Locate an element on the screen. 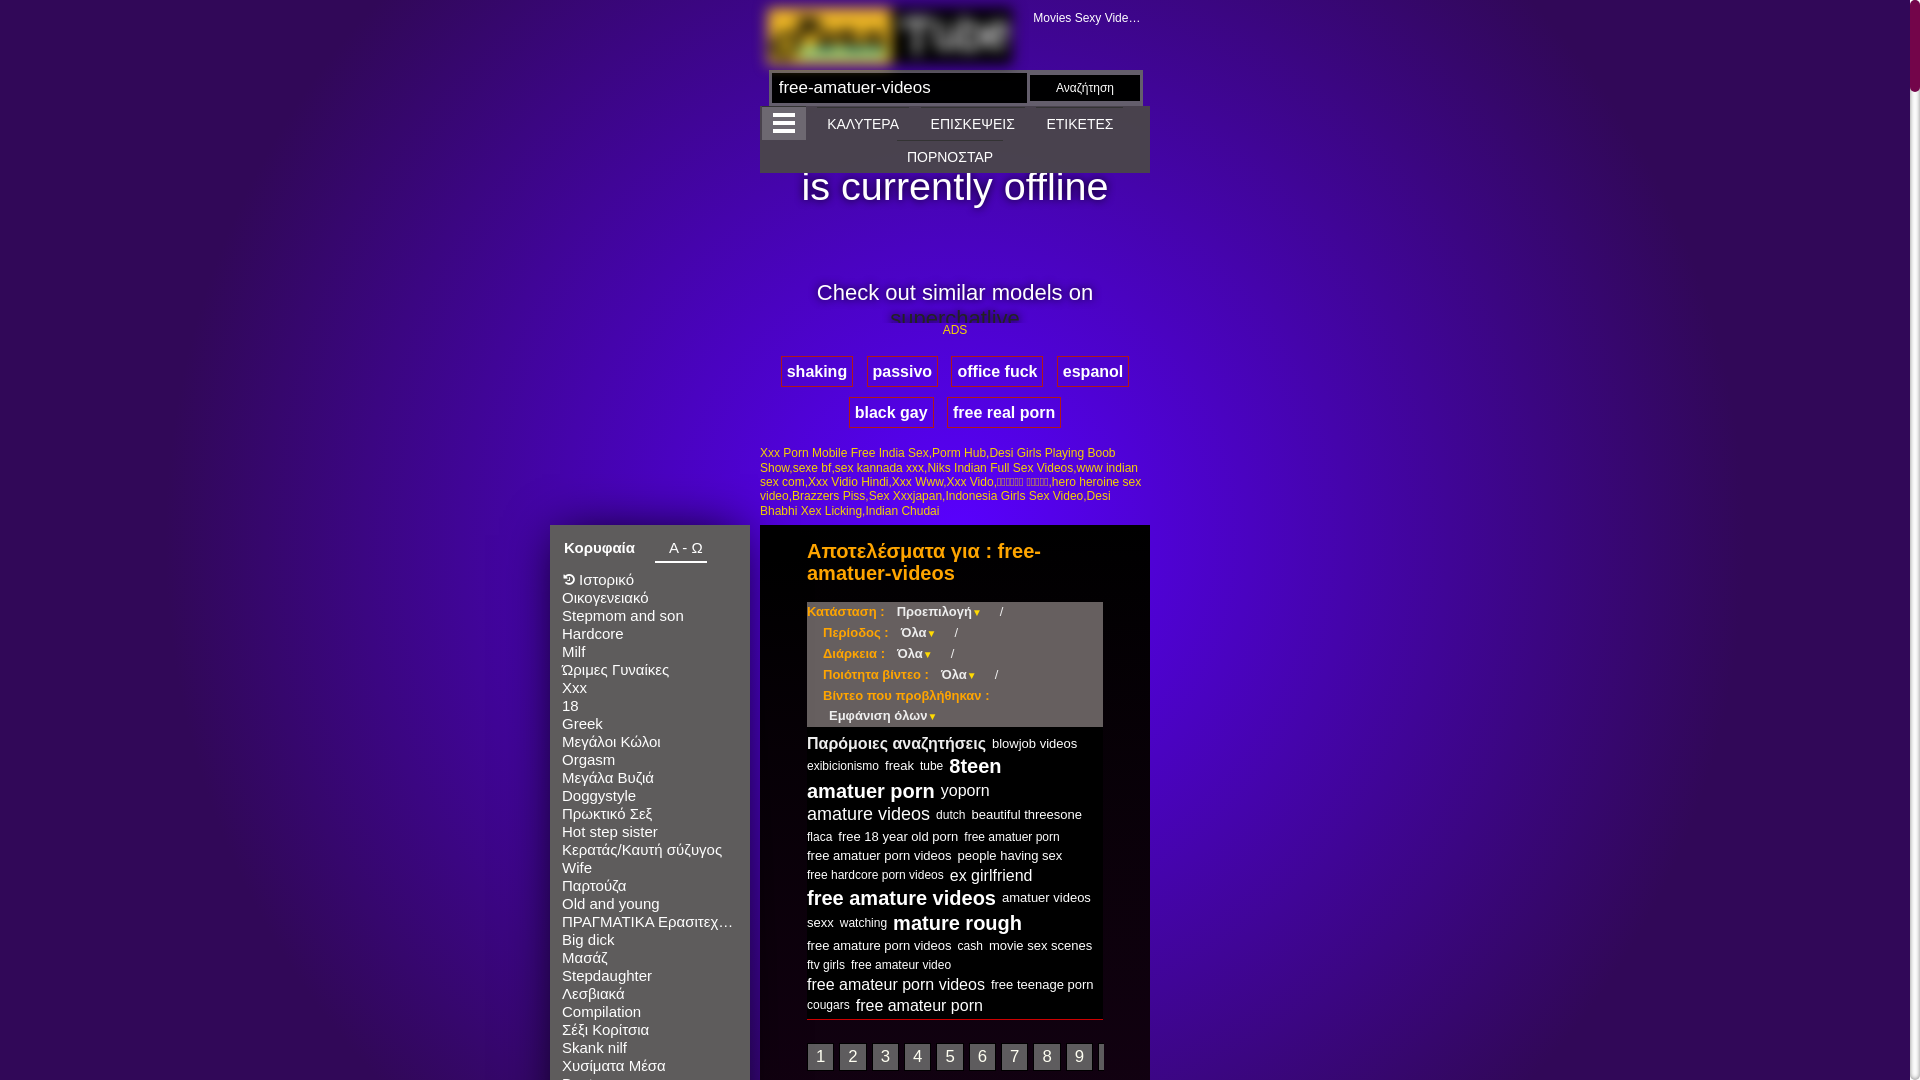  'ftv girls' is located at coordinates (825, 963).